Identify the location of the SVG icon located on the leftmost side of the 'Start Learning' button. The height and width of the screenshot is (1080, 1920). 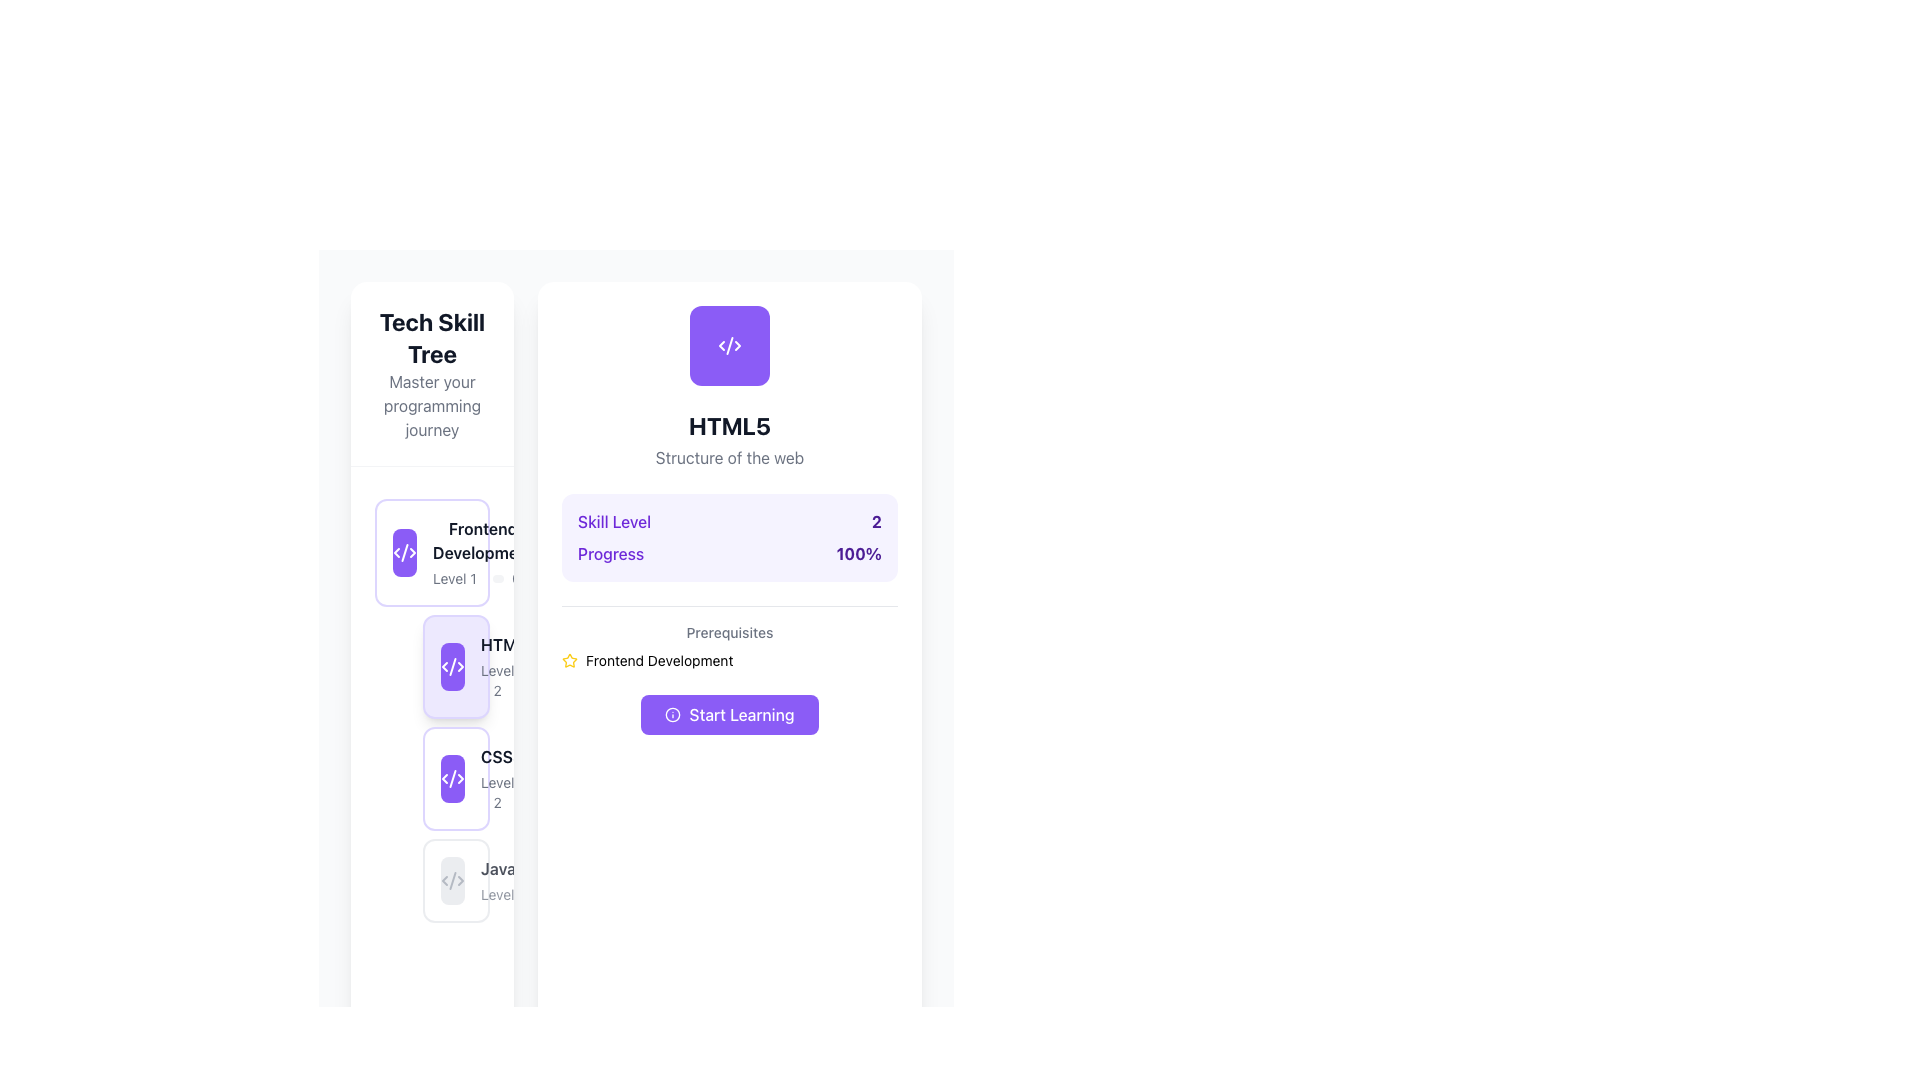
(673, 713).